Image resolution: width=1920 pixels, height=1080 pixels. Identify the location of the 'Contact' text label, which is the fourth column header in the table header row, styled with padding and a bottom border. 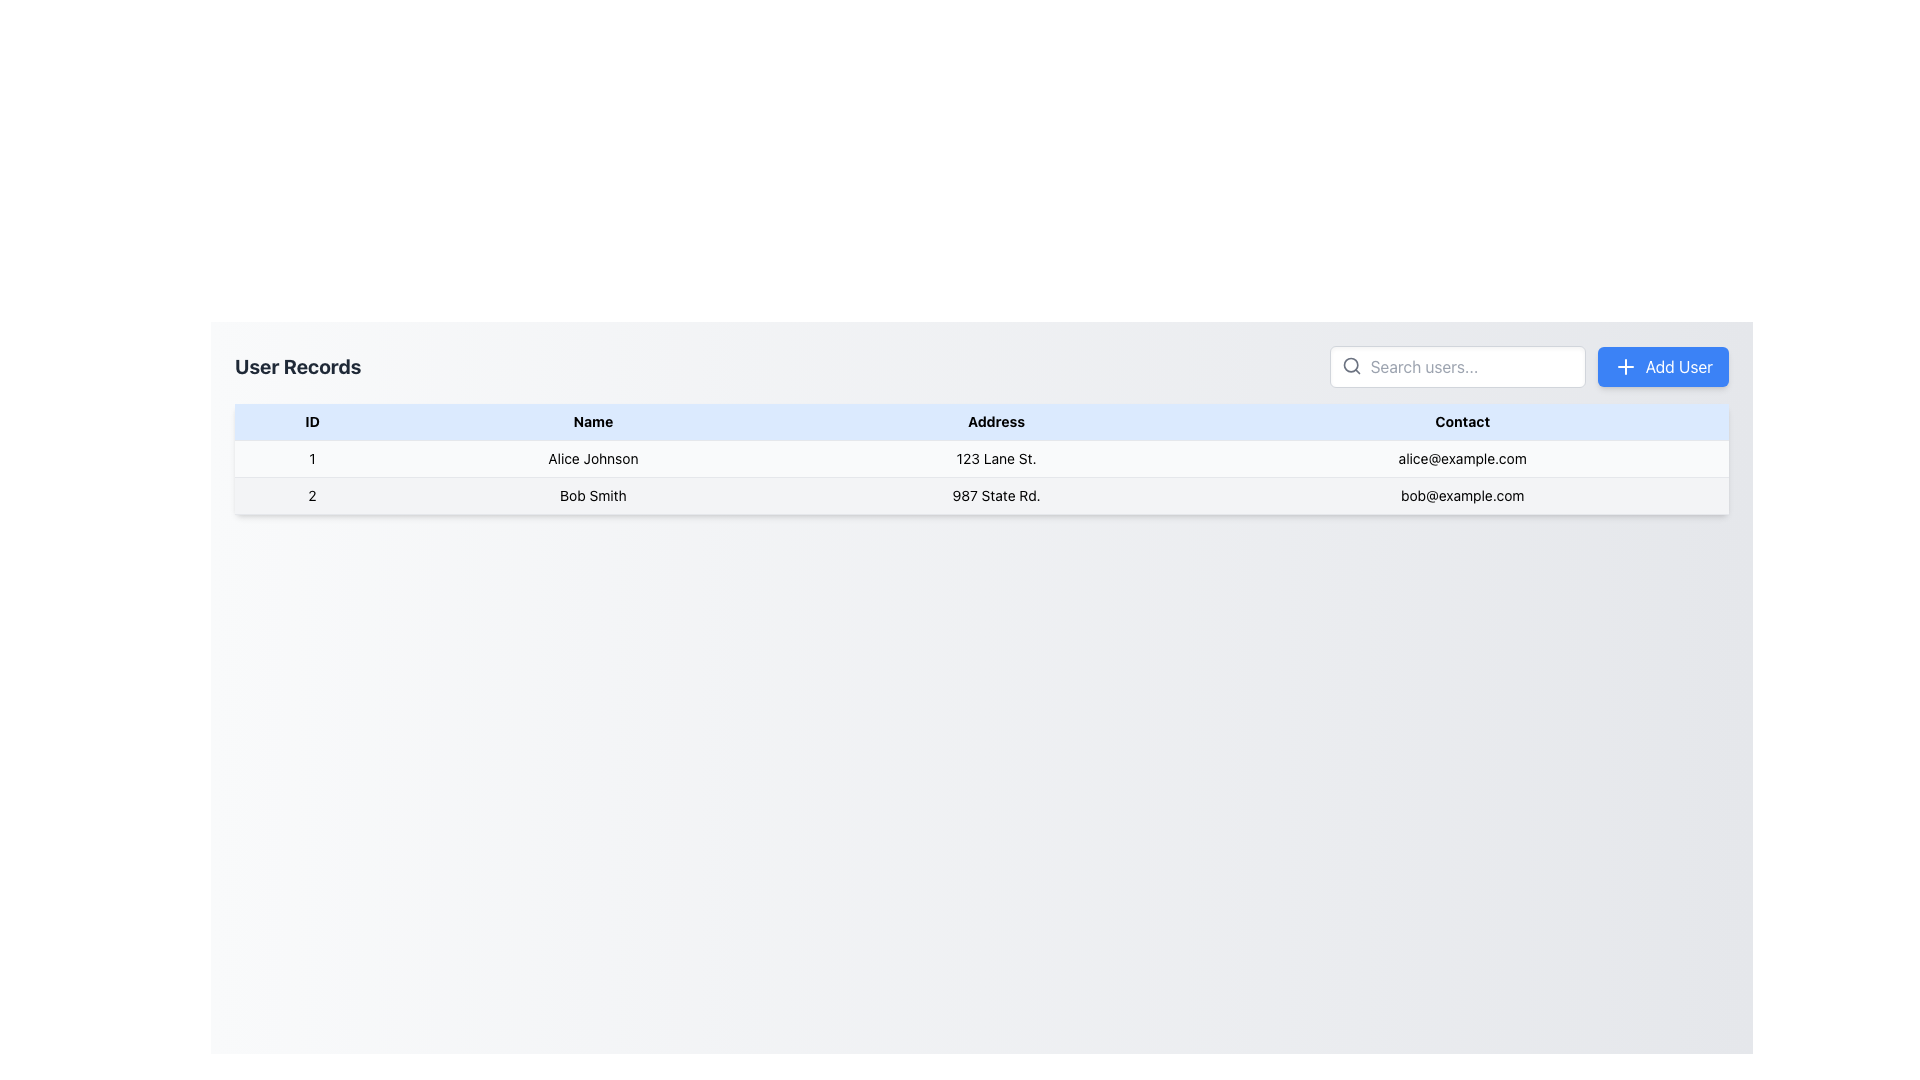
(1462, 421).